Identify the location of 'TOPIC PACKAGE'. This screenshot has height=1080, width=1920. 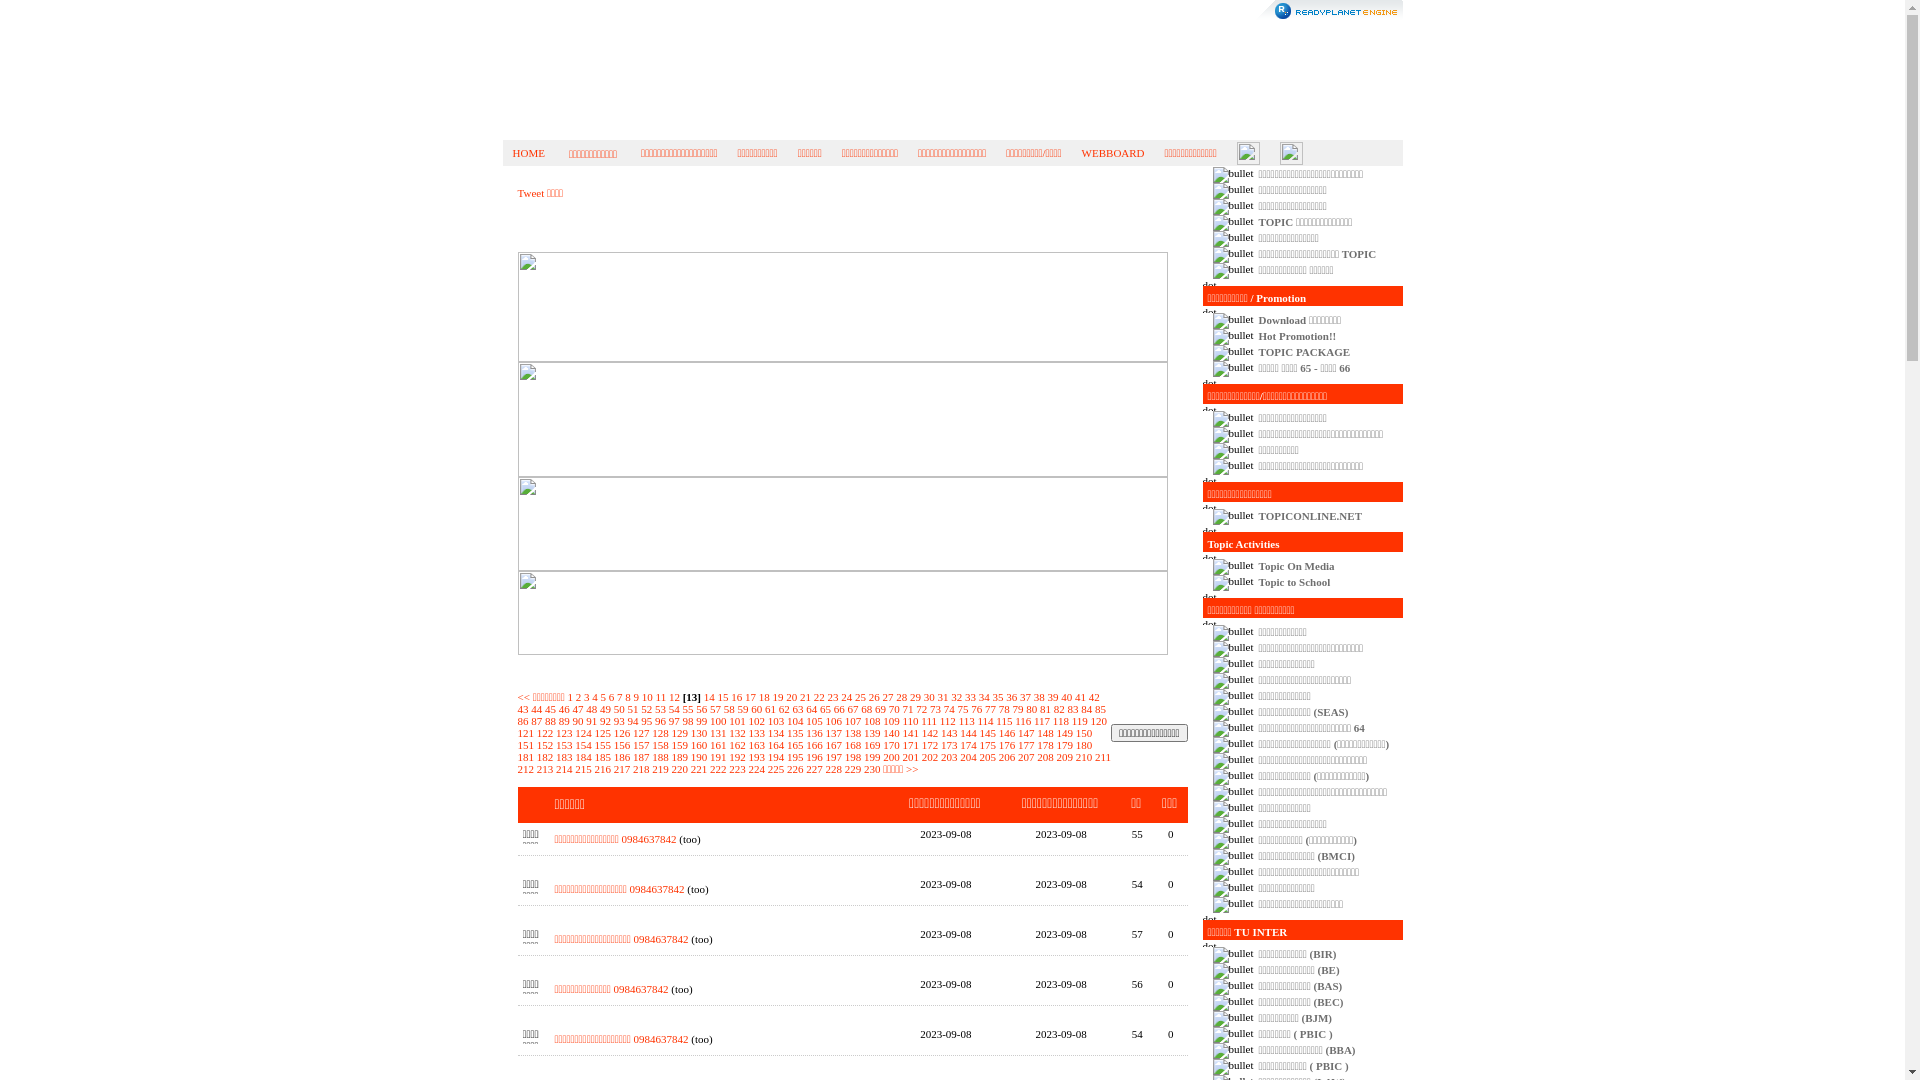
(1305, 350).